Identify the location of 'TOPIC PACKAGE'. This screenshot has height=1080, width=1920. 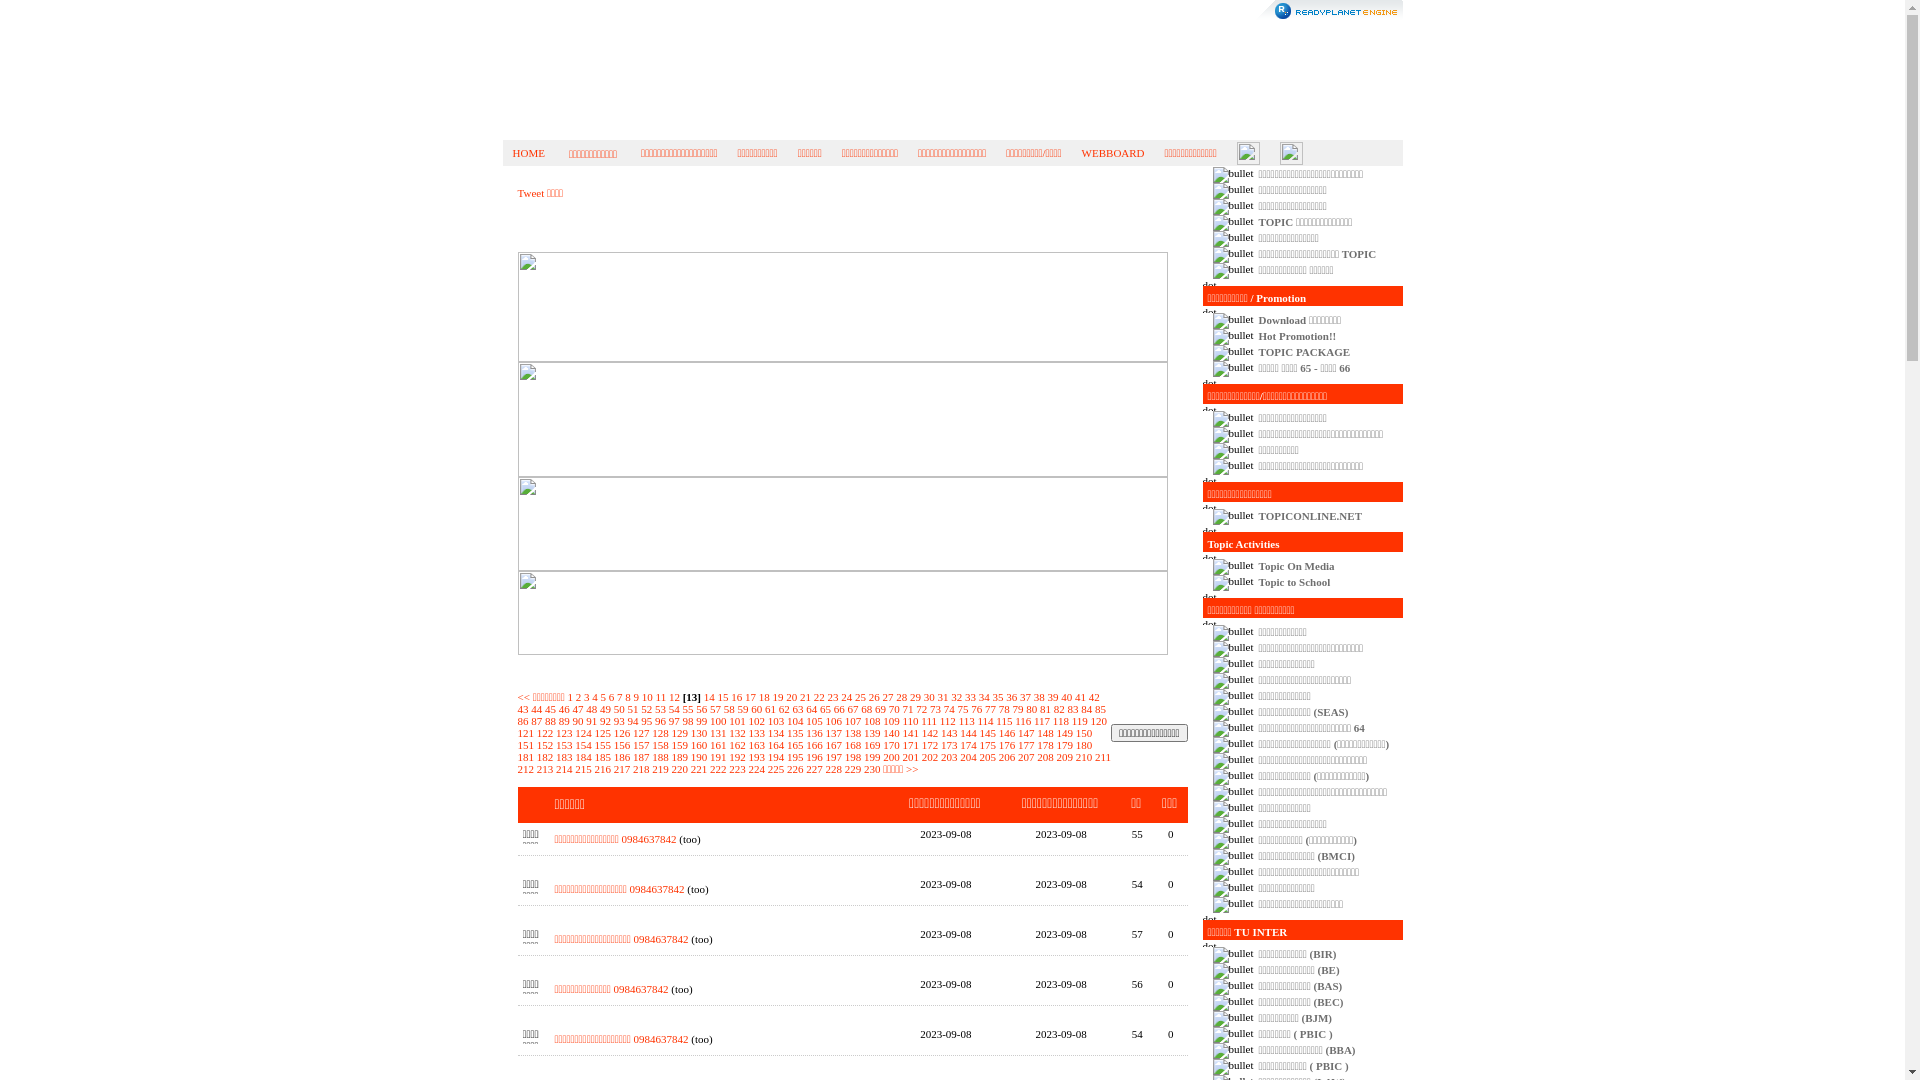
(1305, 350).